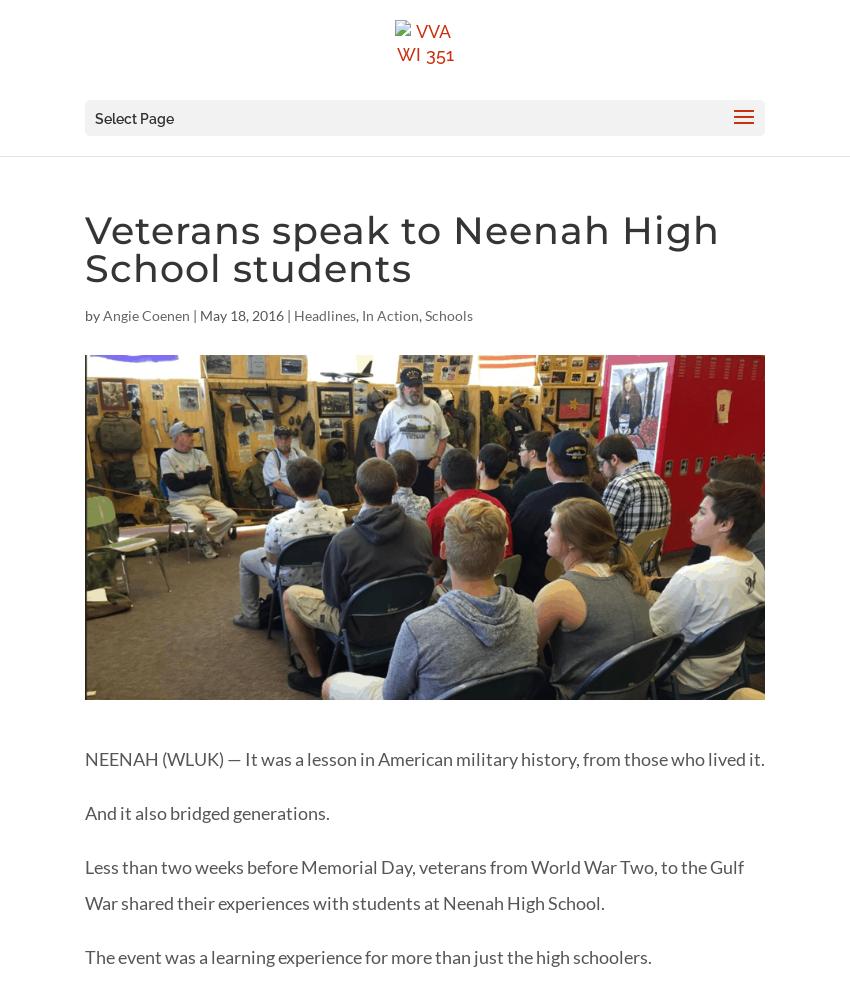 The height and width of the screenshot is (1000, 850). Describe the element at coordinates (199, 314) in the screenshot. I see `'May 18, 2016'` at that location.